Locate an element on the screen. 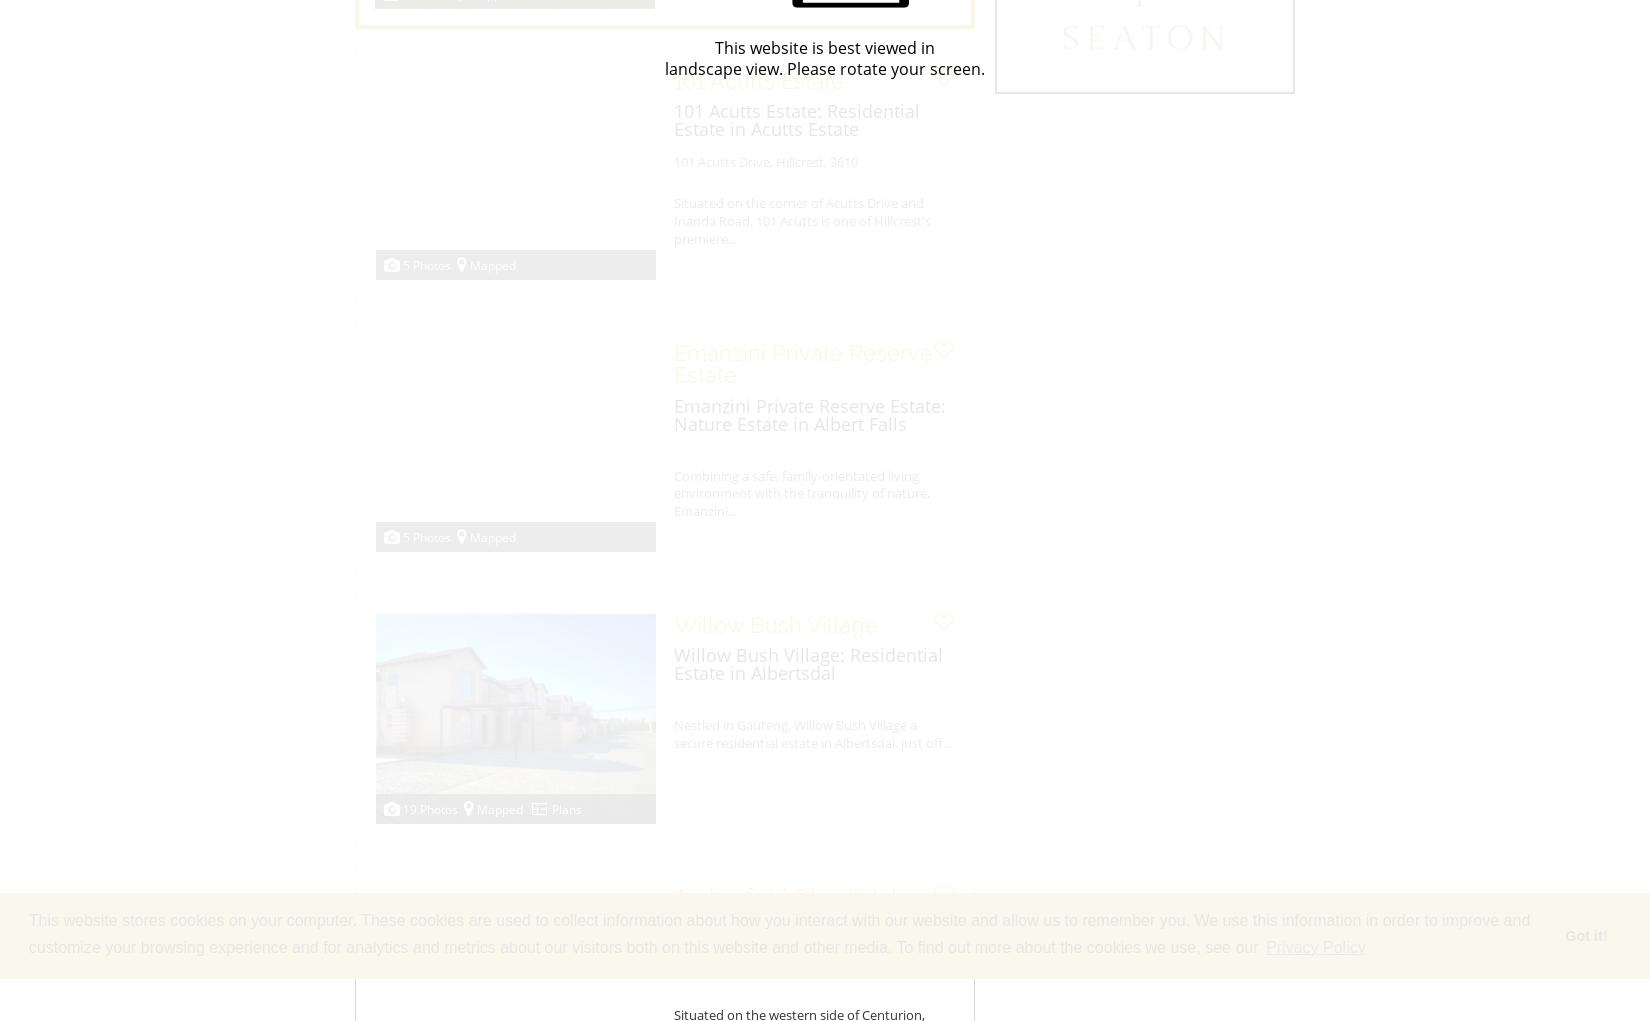 This screenshot has height=1021, width=1650. 'Amberfield Glen Estate: Residential Estate in Amberfield Glen' is located at coordinates (673, 944).